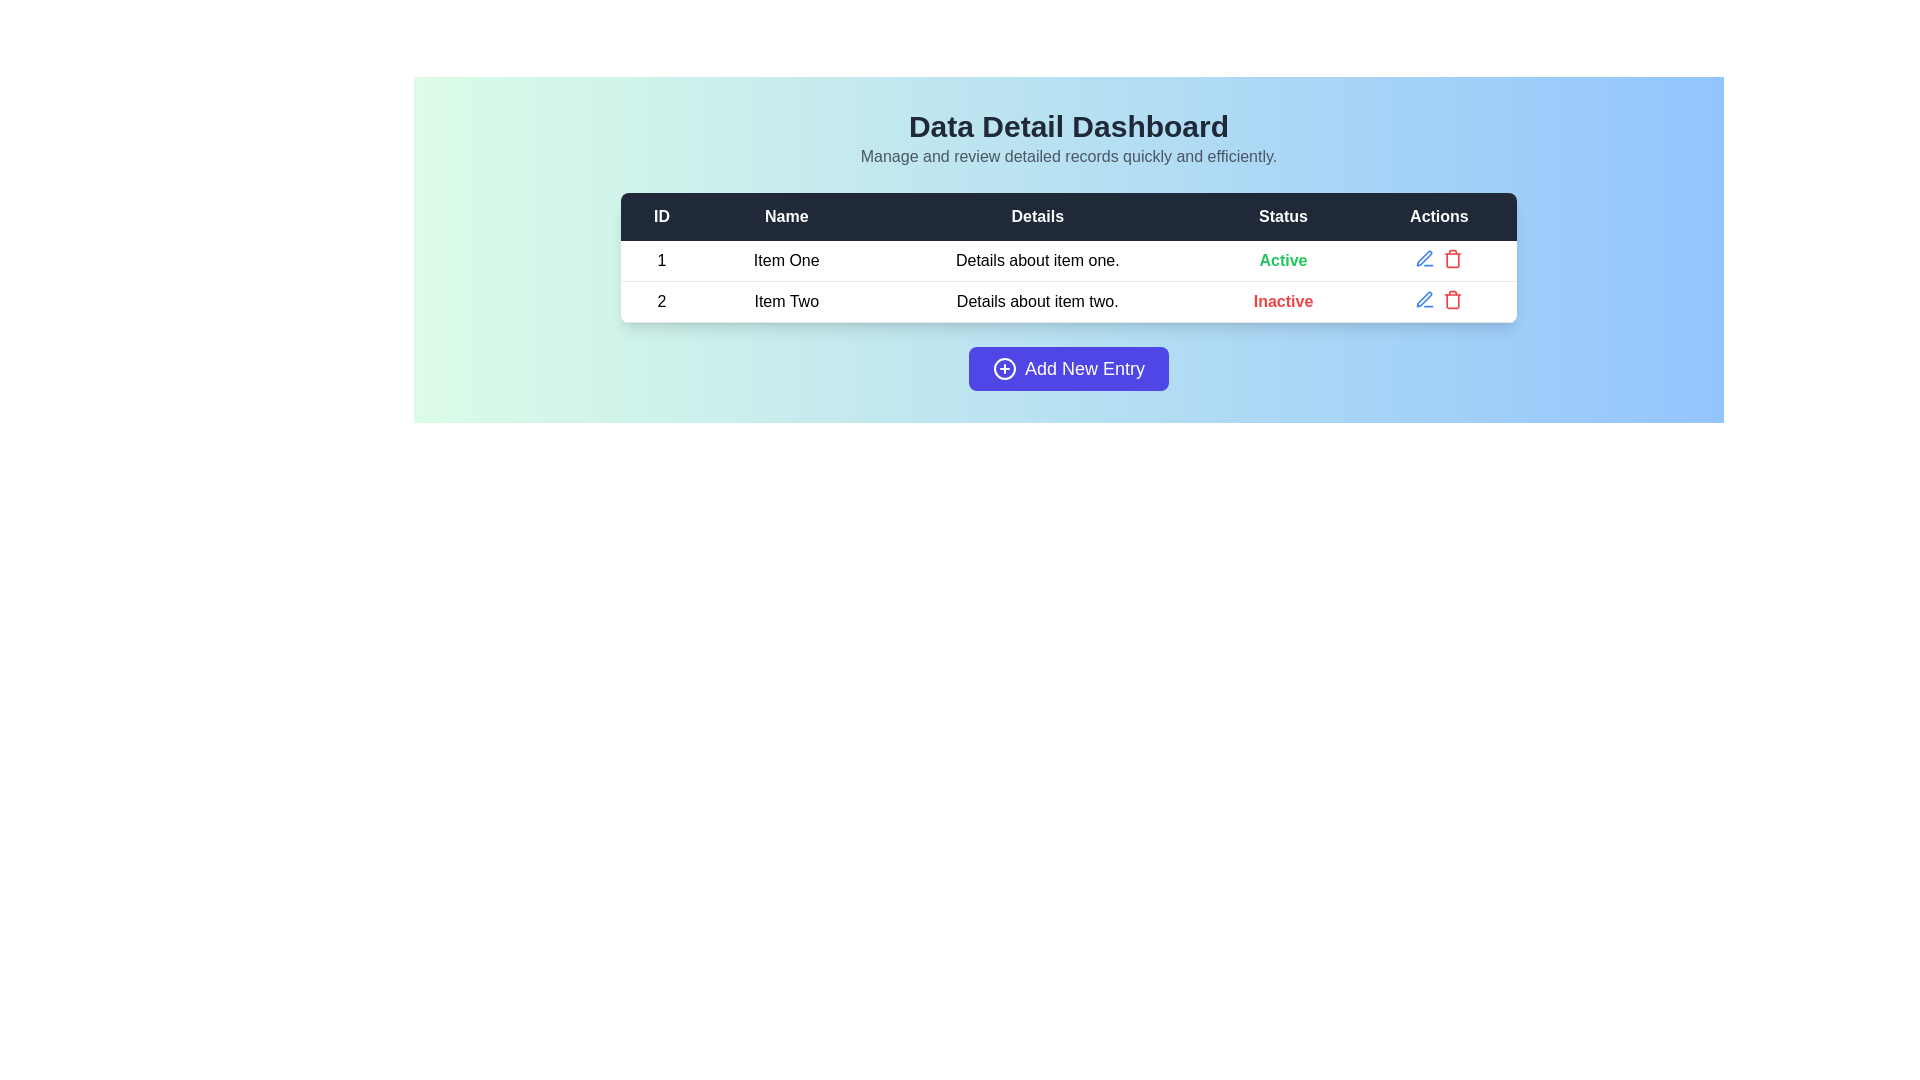 The image size is (1920, 1080). Describe the element at coordinates (1037, 260) in the screenshot. I see `the text label displaying descriptive details for the first item in the data table, located between 'Item One' and 'Active'` at that location.